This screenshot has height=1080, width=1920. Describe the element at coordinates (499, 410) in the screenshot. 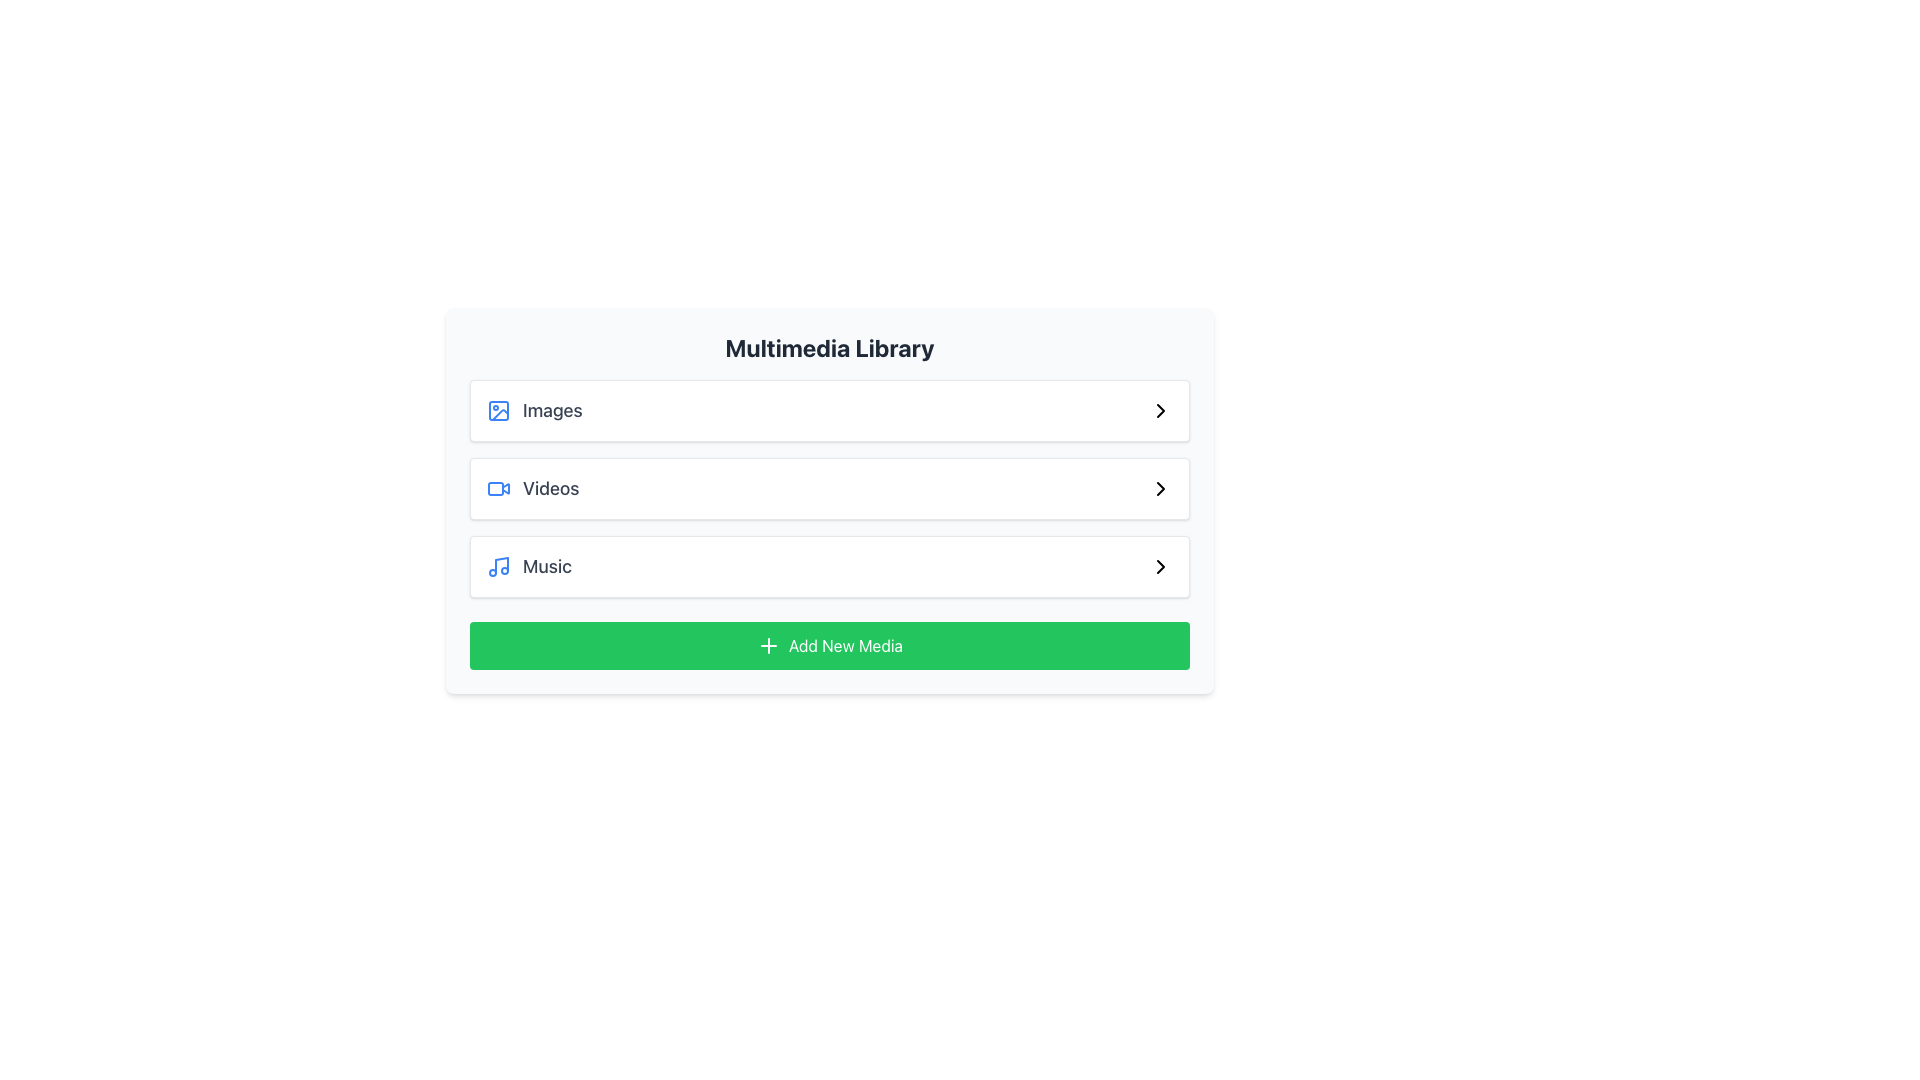

I see `the 'Images' icon in the multimedia library, located near the top-left corner of the first entry labeled 'Images'` at that location.